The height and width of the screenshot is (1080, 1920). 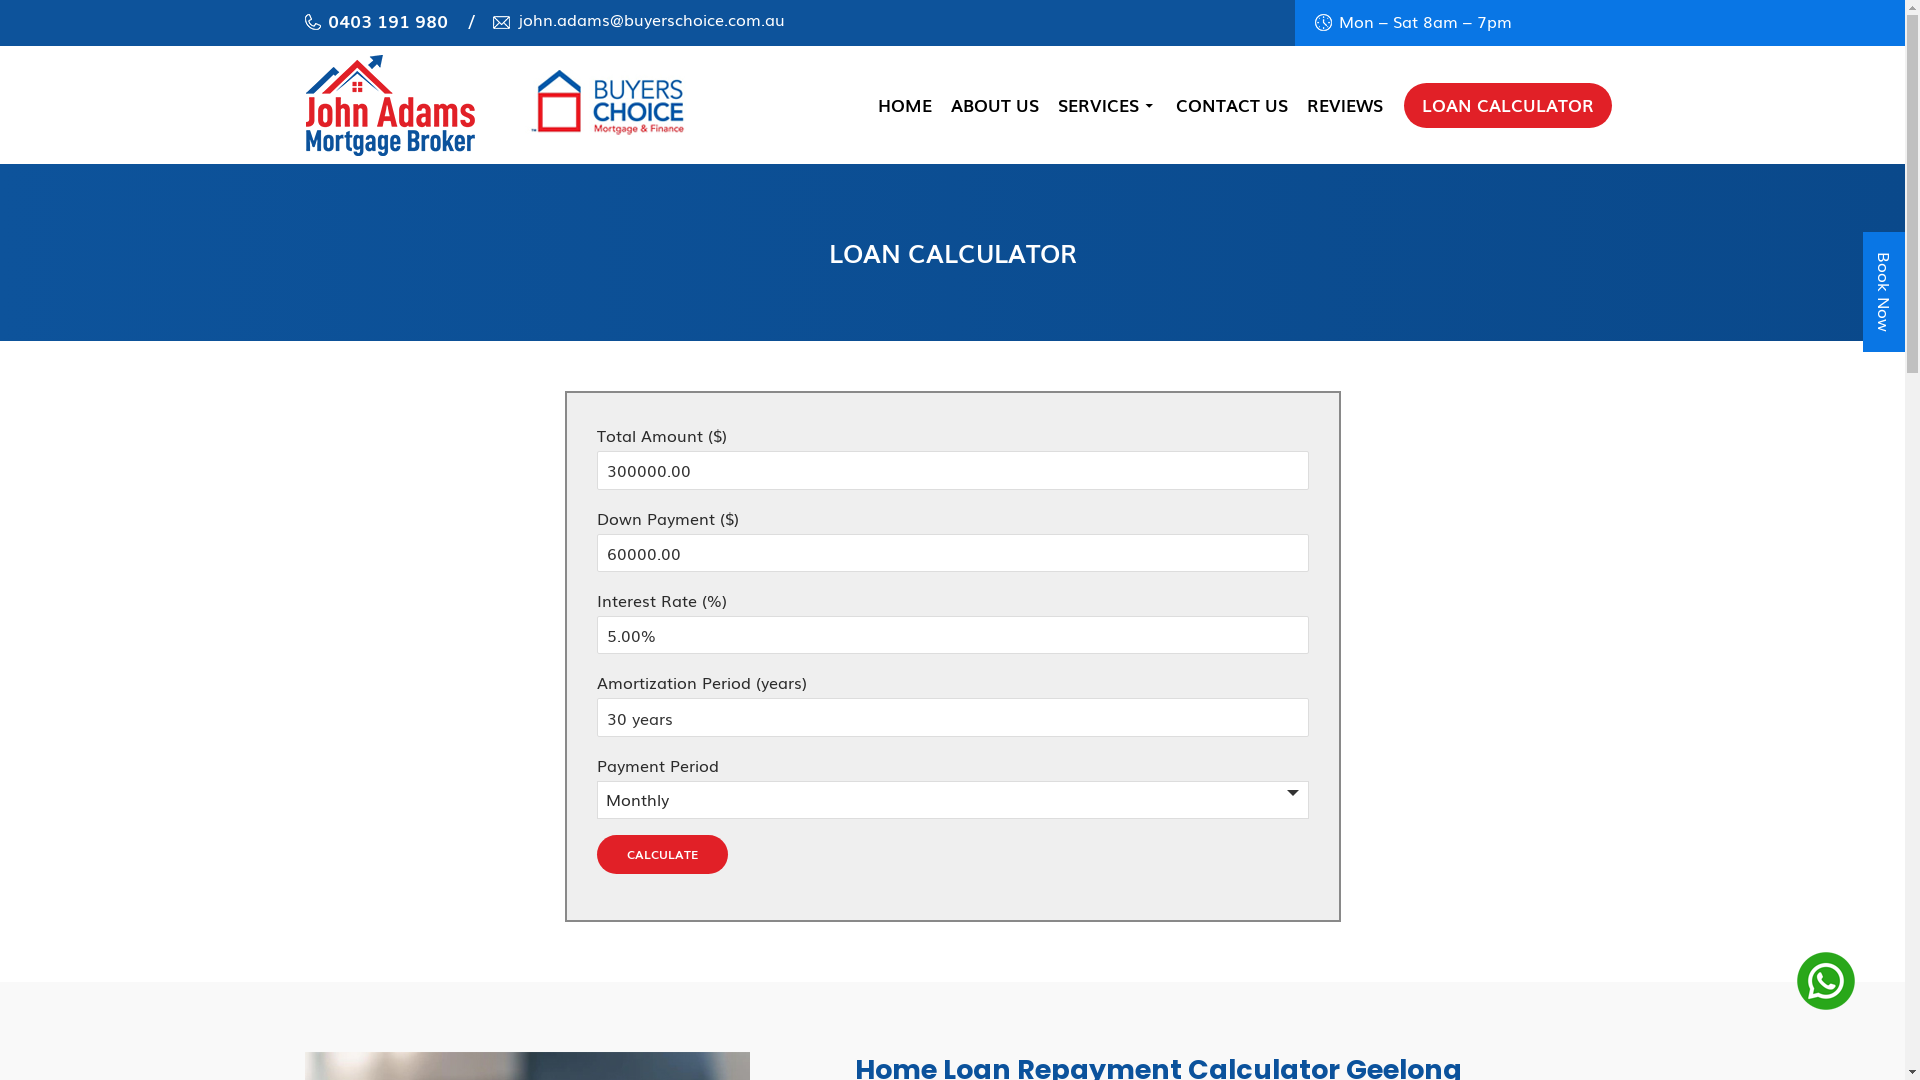 I want to click on 'ABOUT US', so click(x=940, y=104).